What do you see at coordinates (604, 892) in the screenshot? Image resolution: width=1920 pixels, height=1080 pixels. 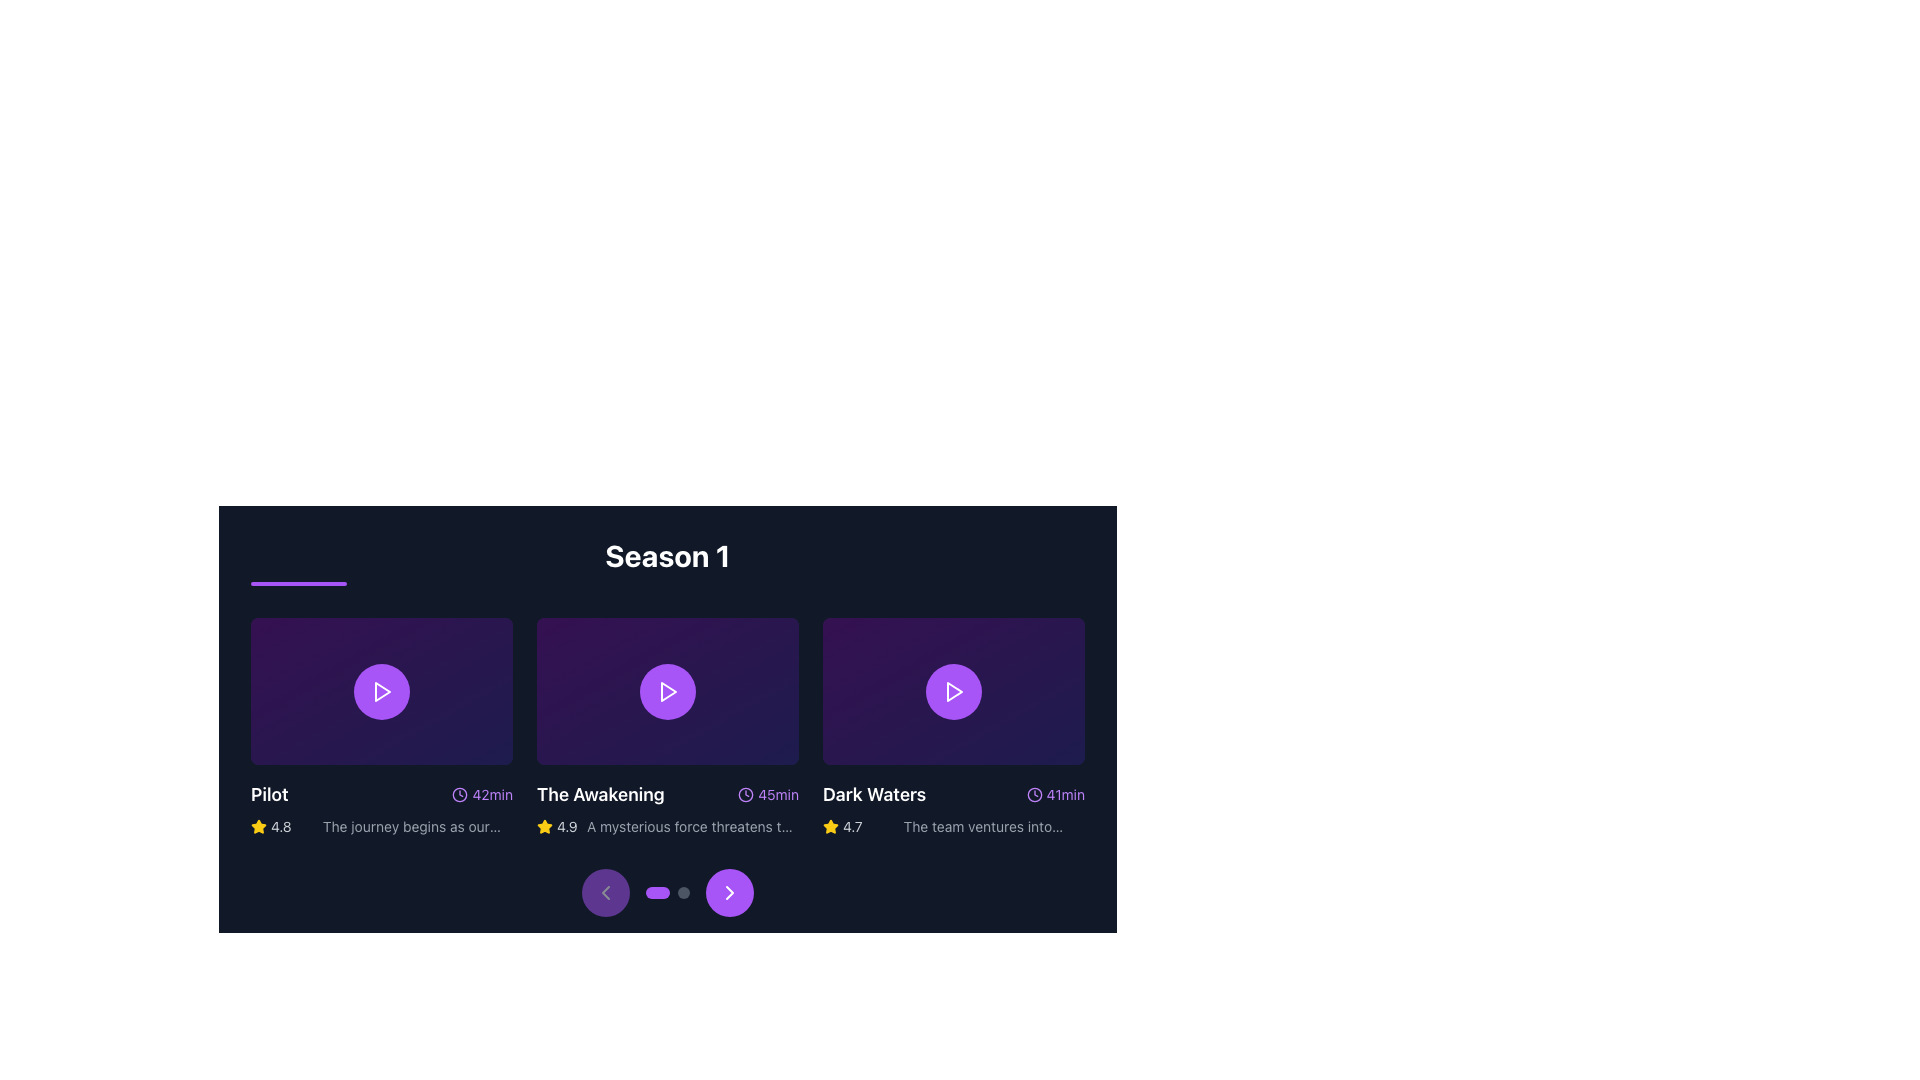 I see `the left-pointing arrow icon inside the circular button located in the navigation section below the 'Season 1' section title` at bounding box center [604, 892].